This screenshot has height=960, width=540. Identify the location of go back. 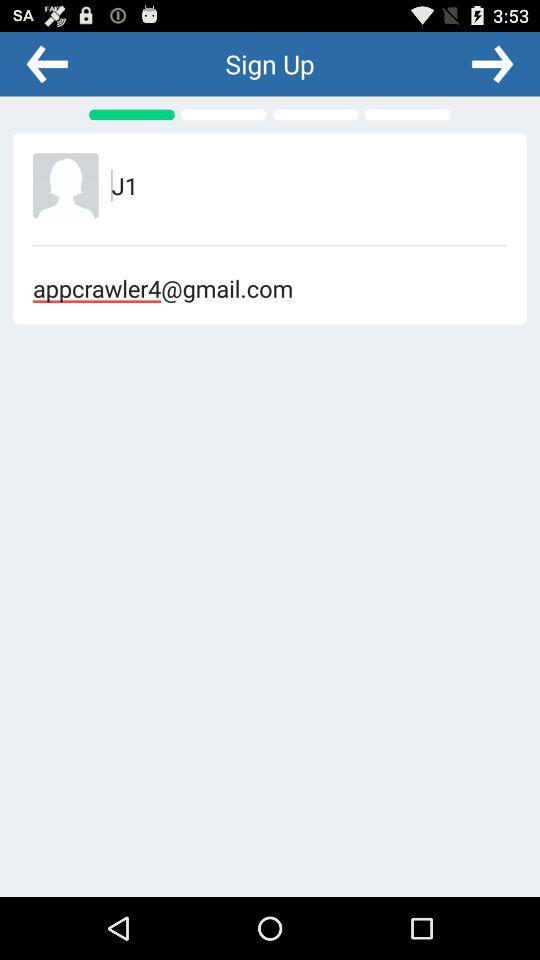
(47, 63).